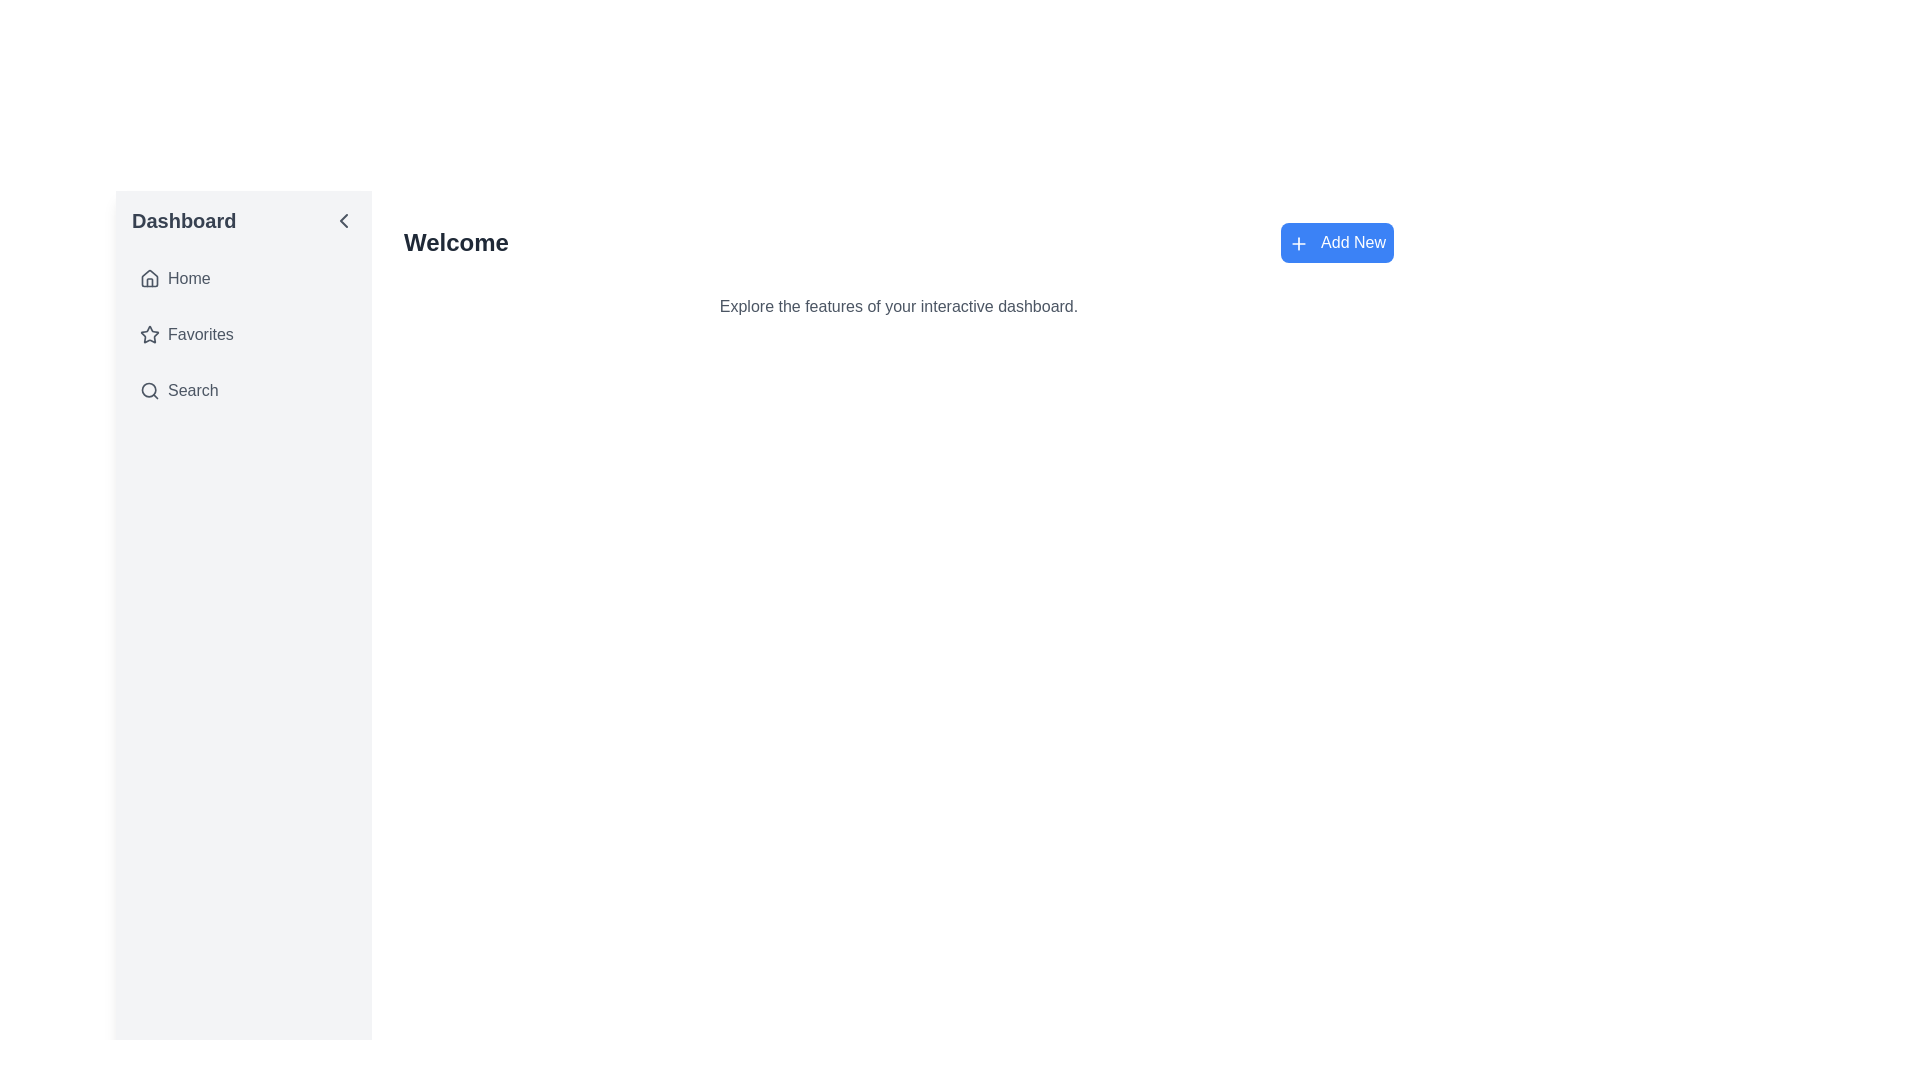 This screenshot has height=1080, width=1920. What do you see at coordinates (148, 333) in the screenshot?
I see `the star-shaped vector icon with a grey outline located in the navigation menu under the 'Favorites' label` at bounding box center [148, 333].